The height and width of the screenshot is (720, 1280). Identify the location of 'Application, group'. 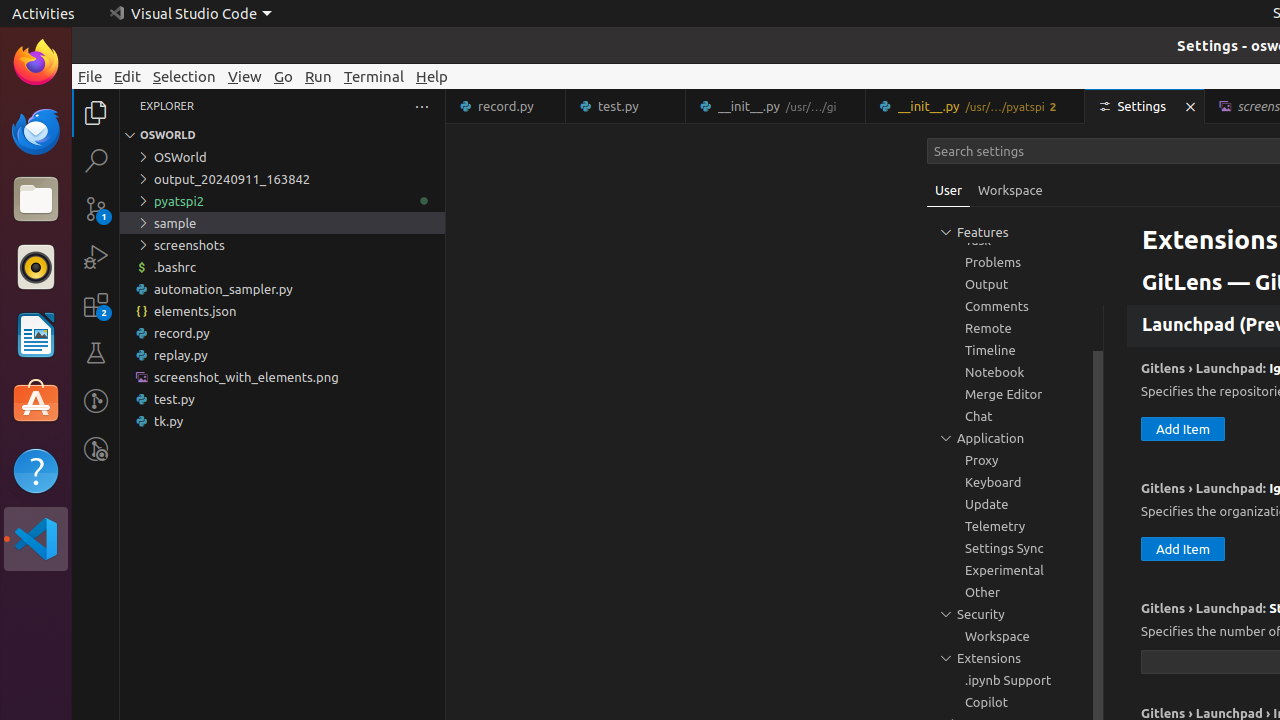
(1015, 436).